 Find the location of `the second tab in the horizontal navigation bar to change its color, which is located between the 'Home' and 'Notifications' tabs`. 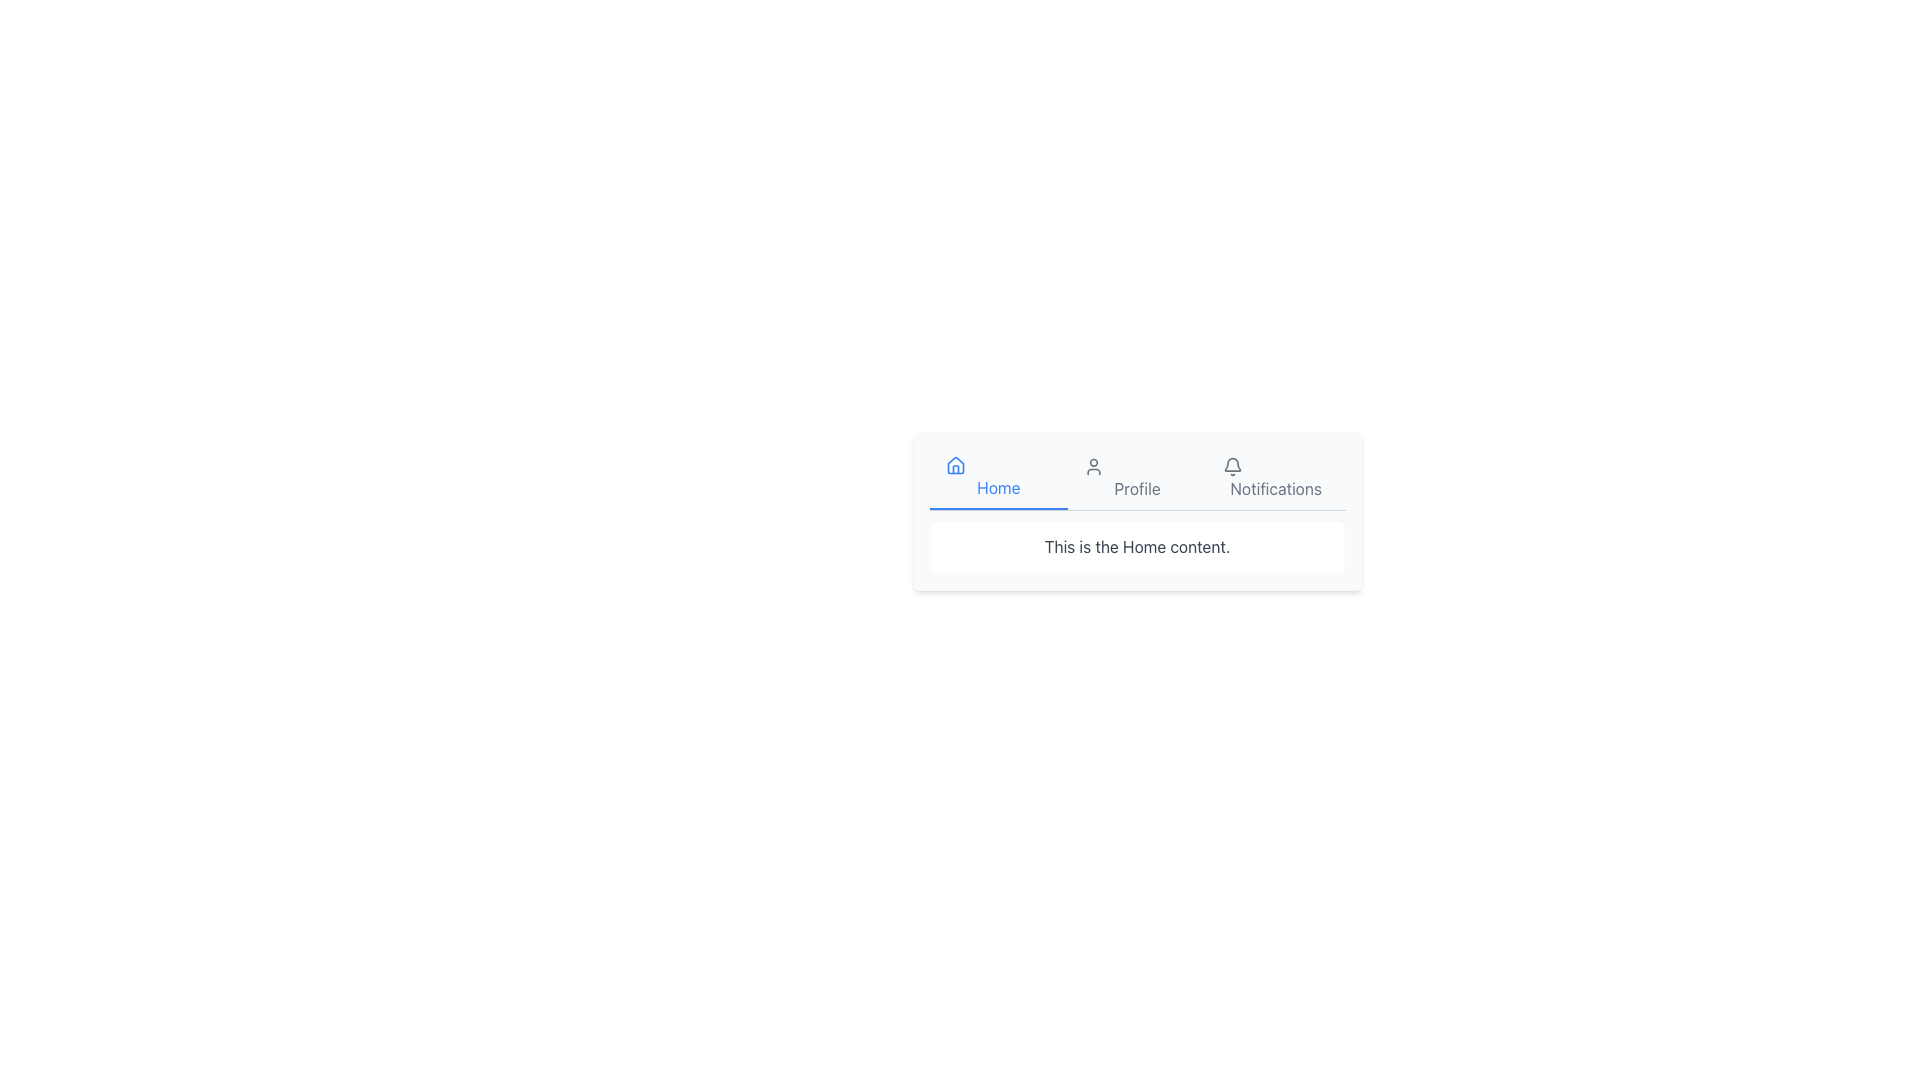

the second tab in the horizontal navigation bar to change its color, which is located between the 'Home' and 'Notifications' tabs is located at coordinates (1137, 478).